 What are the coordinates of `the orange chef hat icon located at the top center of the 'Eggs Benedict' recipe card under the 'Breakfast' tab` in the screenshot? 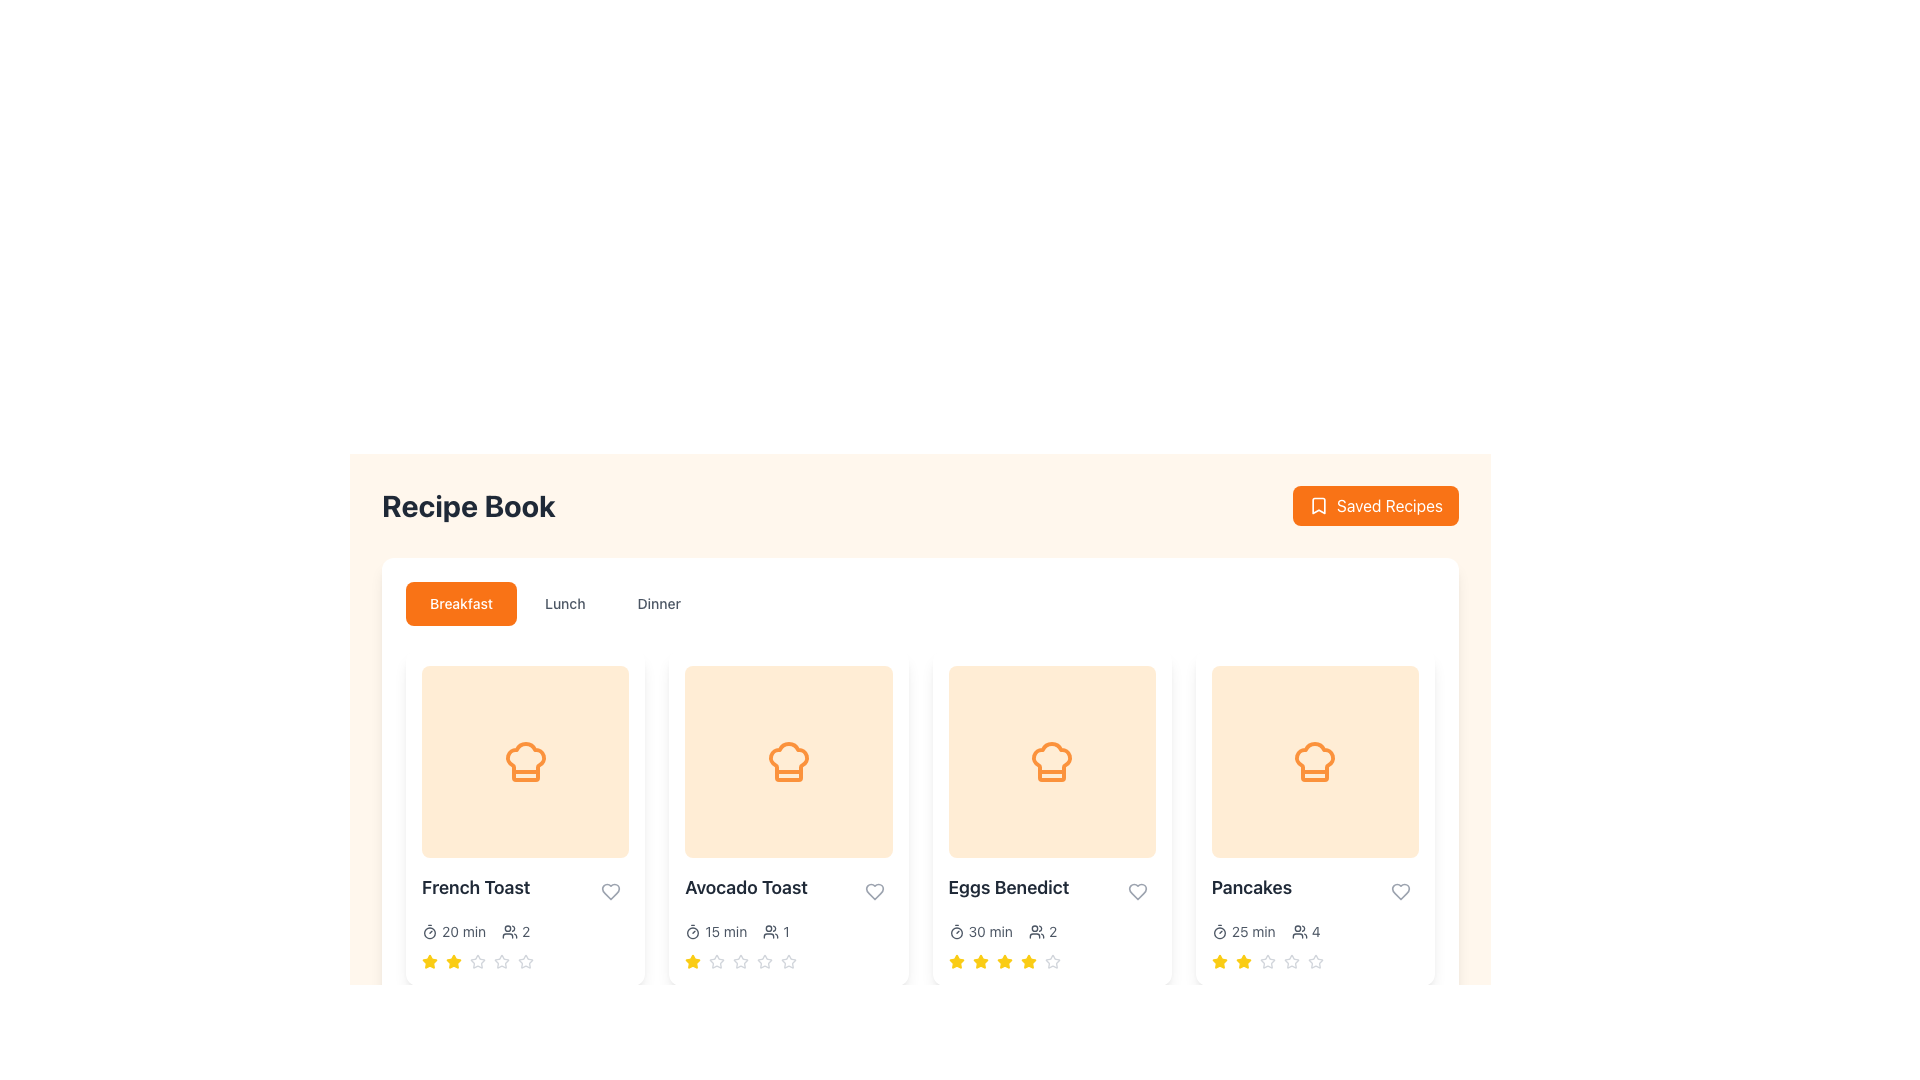 It's located at (1051, 762).